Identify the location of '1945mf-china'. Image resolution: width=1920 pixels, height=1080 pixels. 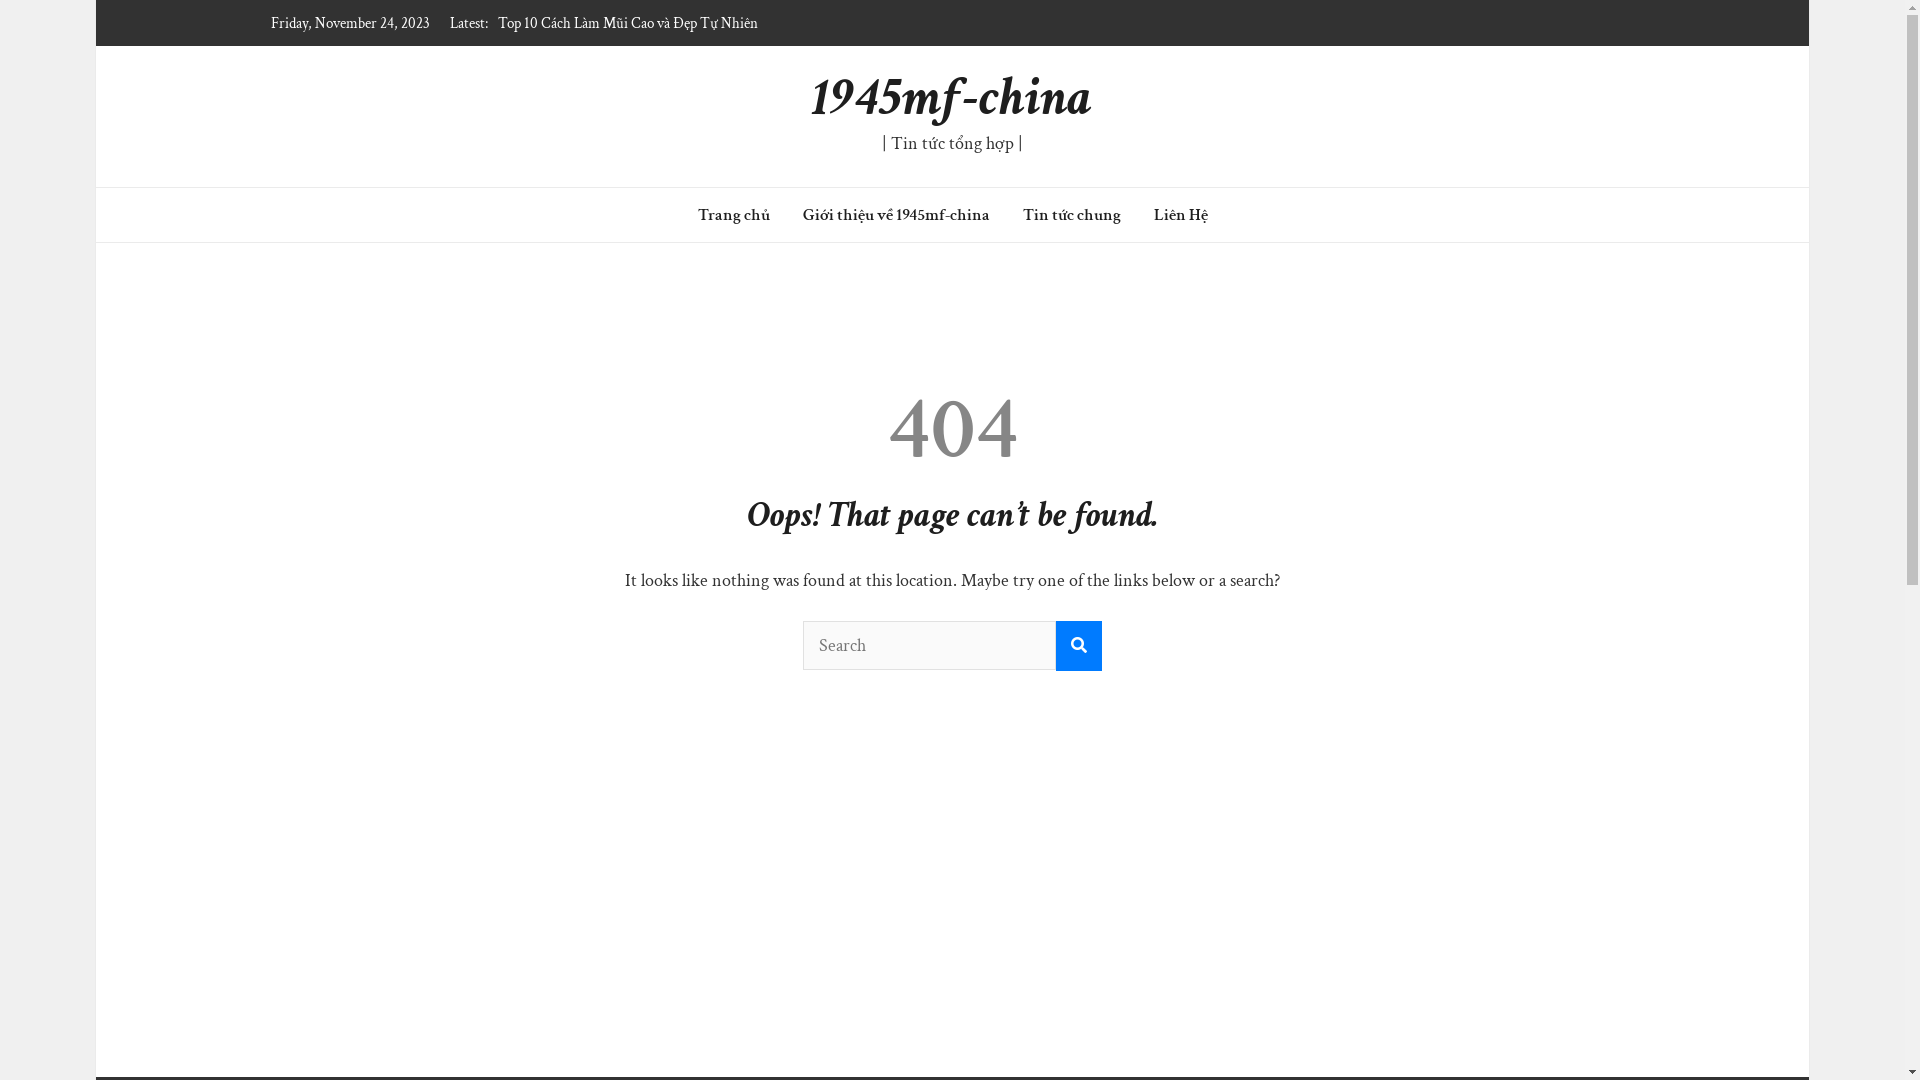
(951, 97).